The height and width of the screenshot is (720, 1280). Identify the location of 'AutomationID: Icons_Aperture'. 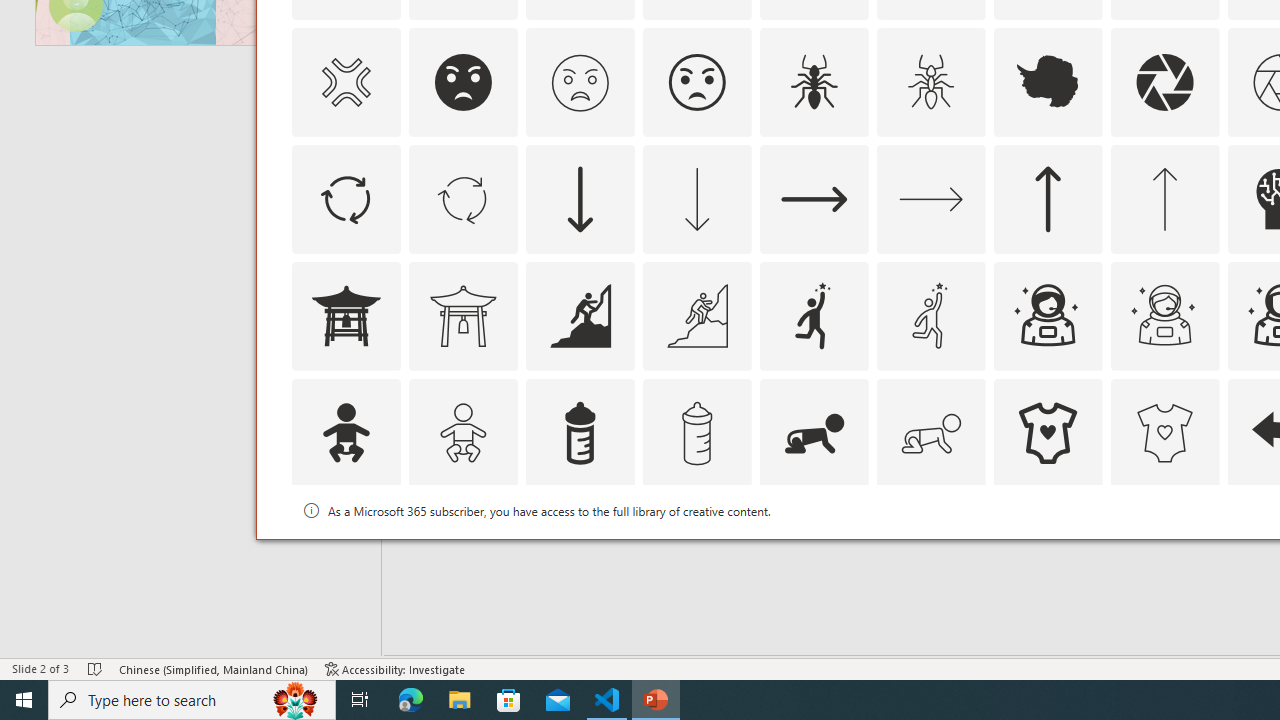
(1164, 81).